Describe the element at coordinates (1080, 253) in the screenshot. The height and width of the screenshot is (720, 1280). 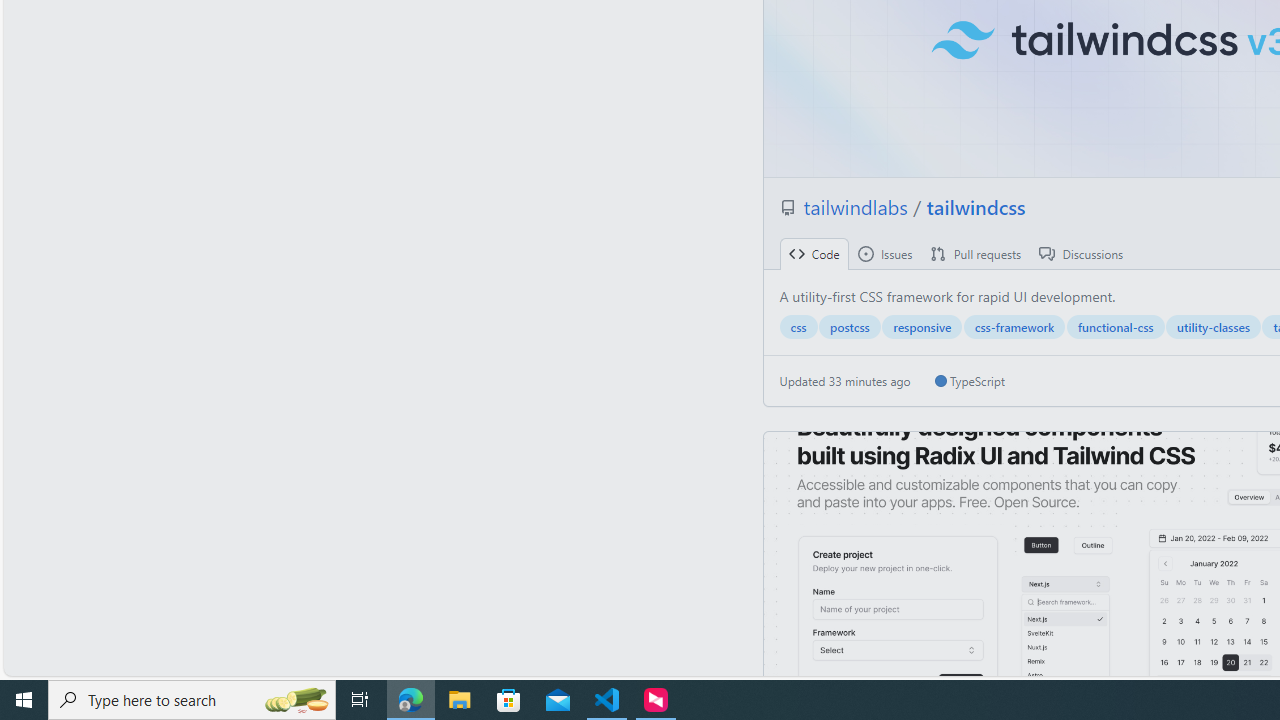
I see `' Discussions'` at that location.